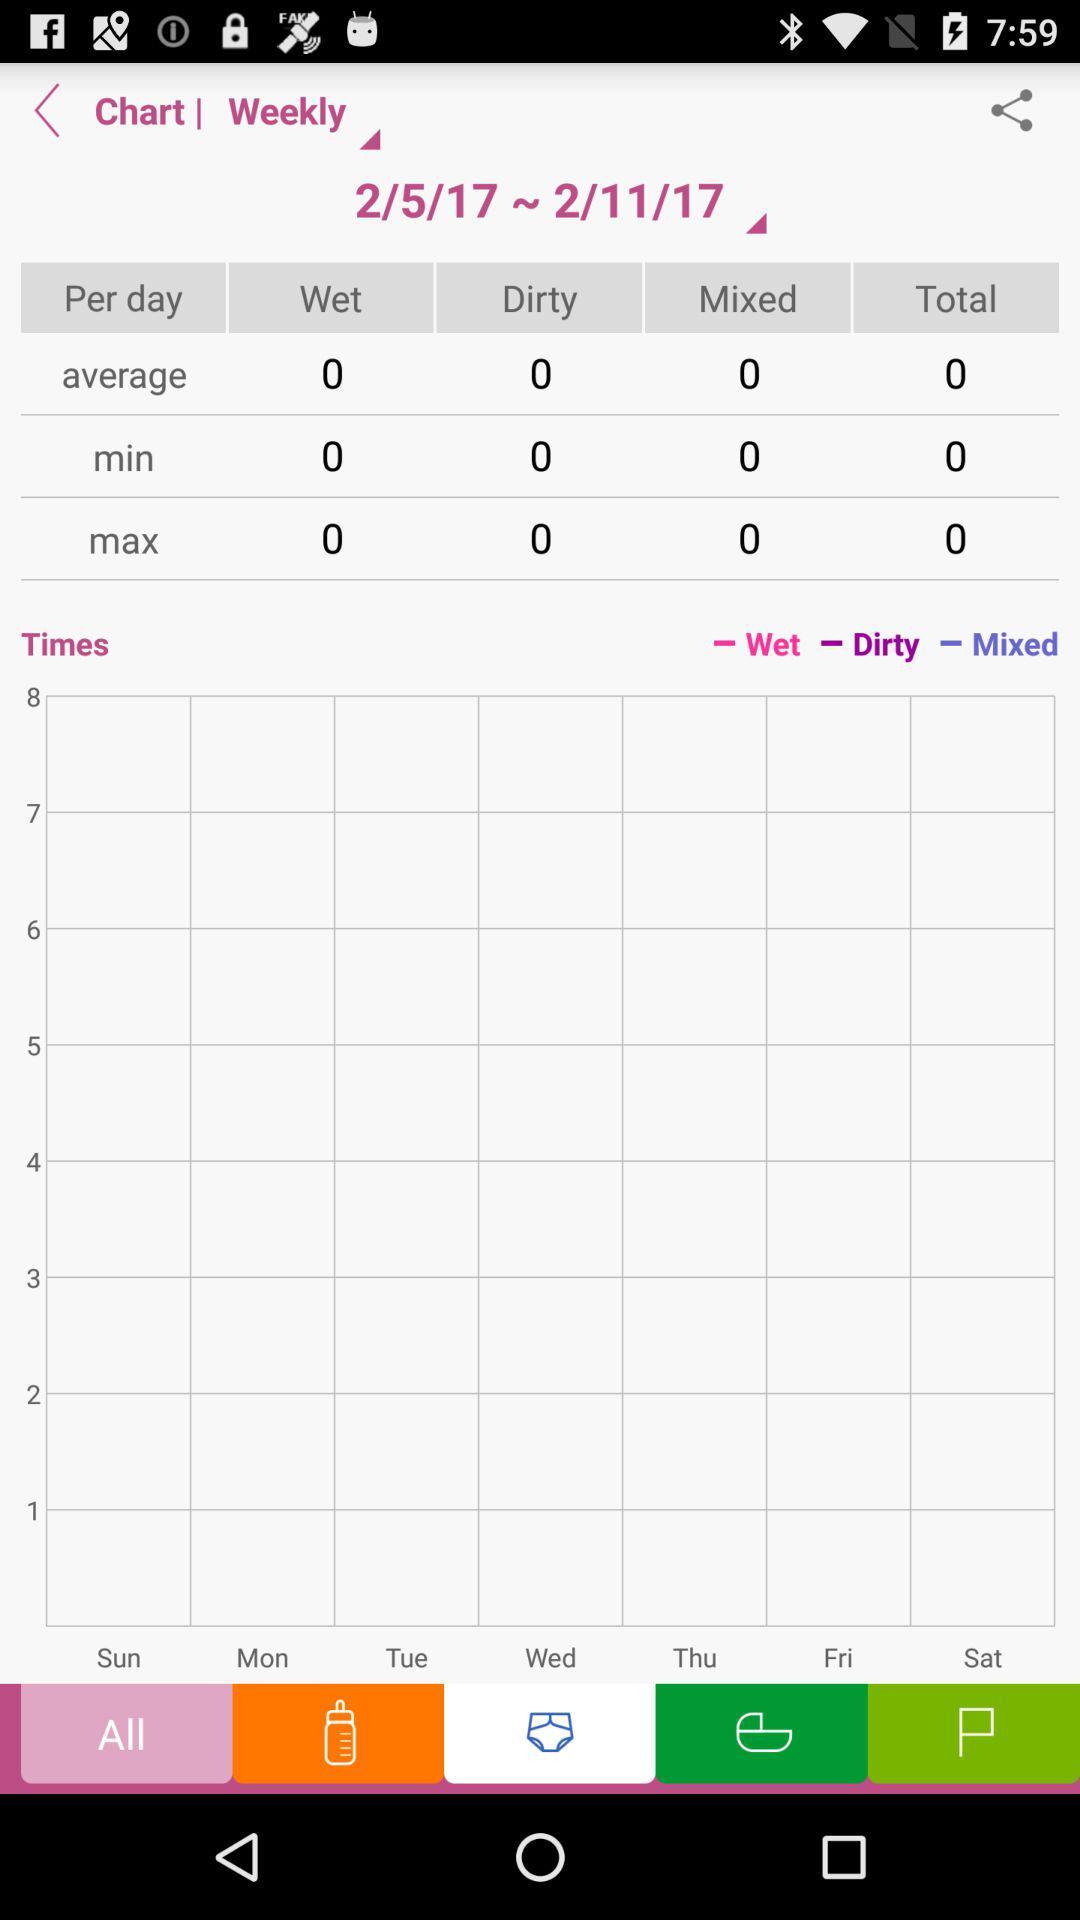 The height and width of the screenshot is (1920, 1080). I want to click on feeding log option, so click(337, 1737).